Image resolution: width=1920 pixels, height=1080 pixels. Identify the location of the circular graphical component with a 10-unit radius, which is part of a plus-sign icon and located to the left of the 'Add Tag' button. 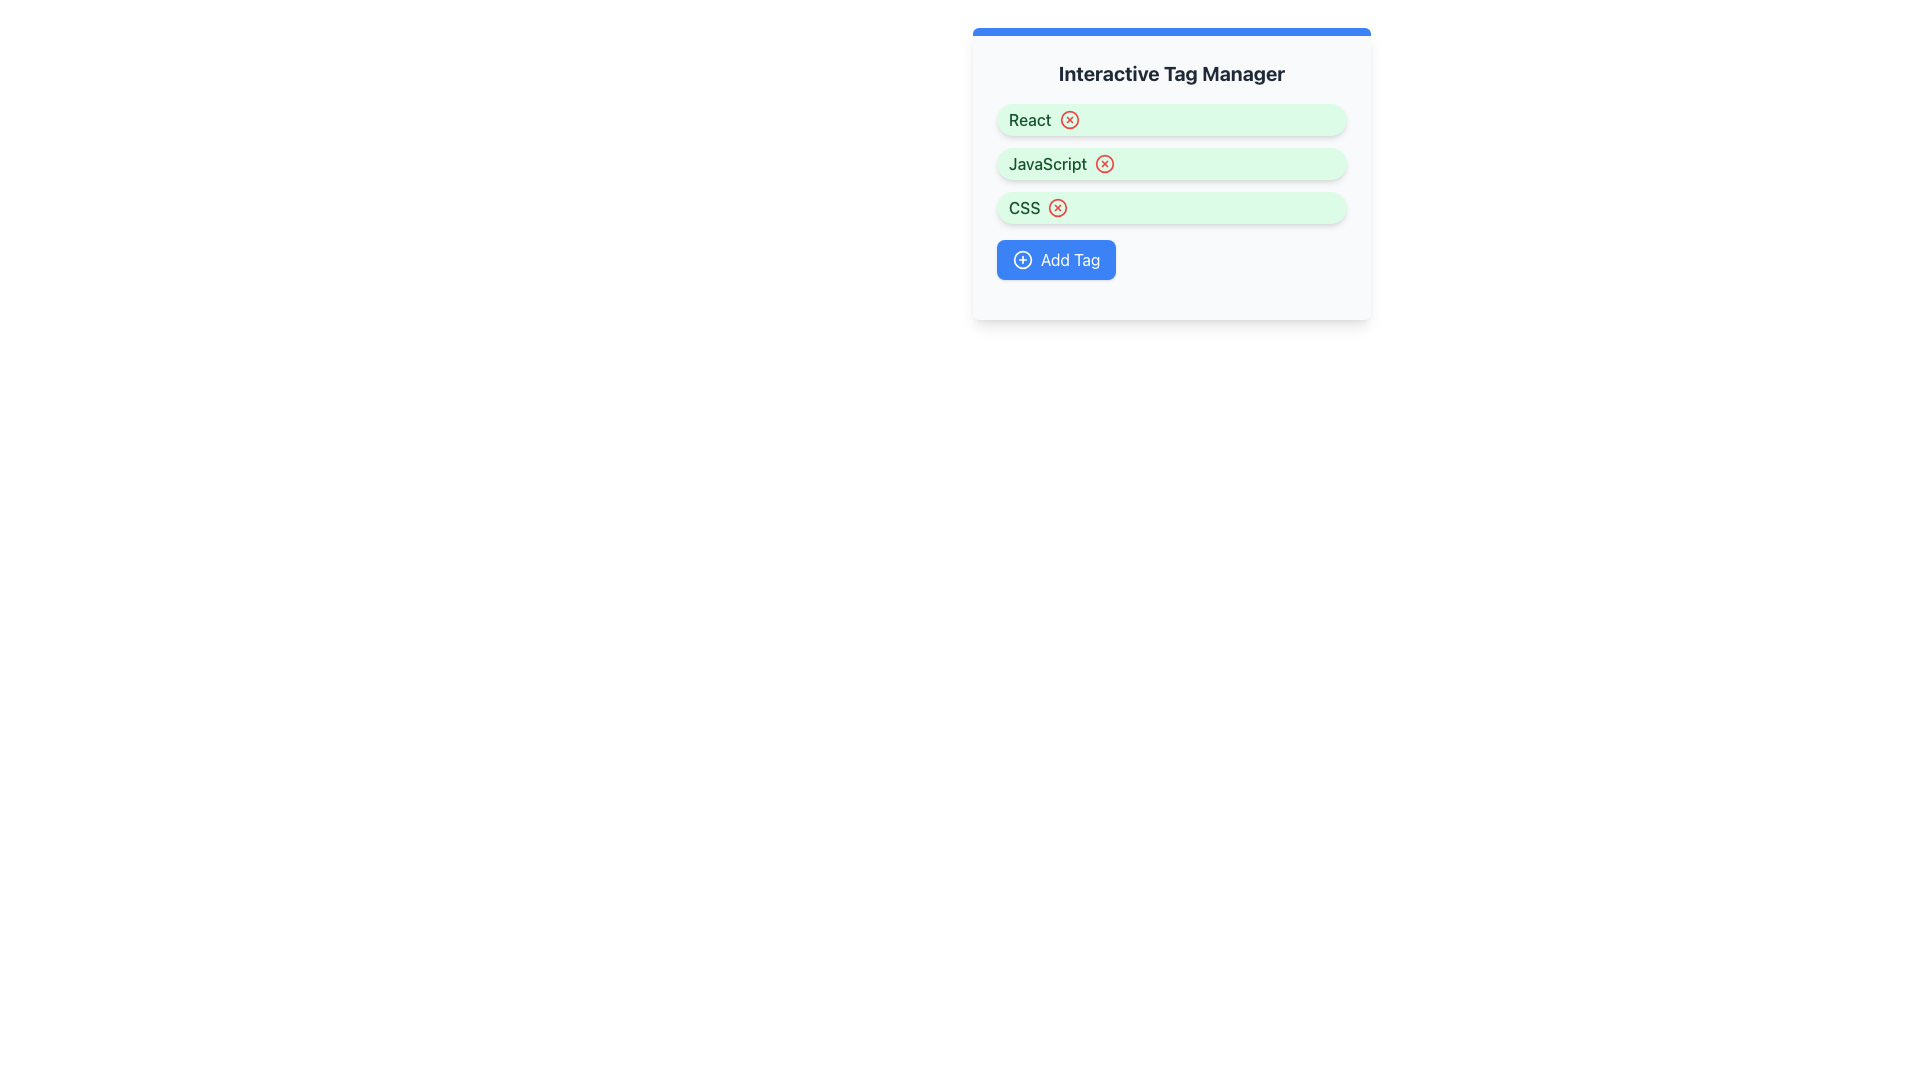
(1022, 258).